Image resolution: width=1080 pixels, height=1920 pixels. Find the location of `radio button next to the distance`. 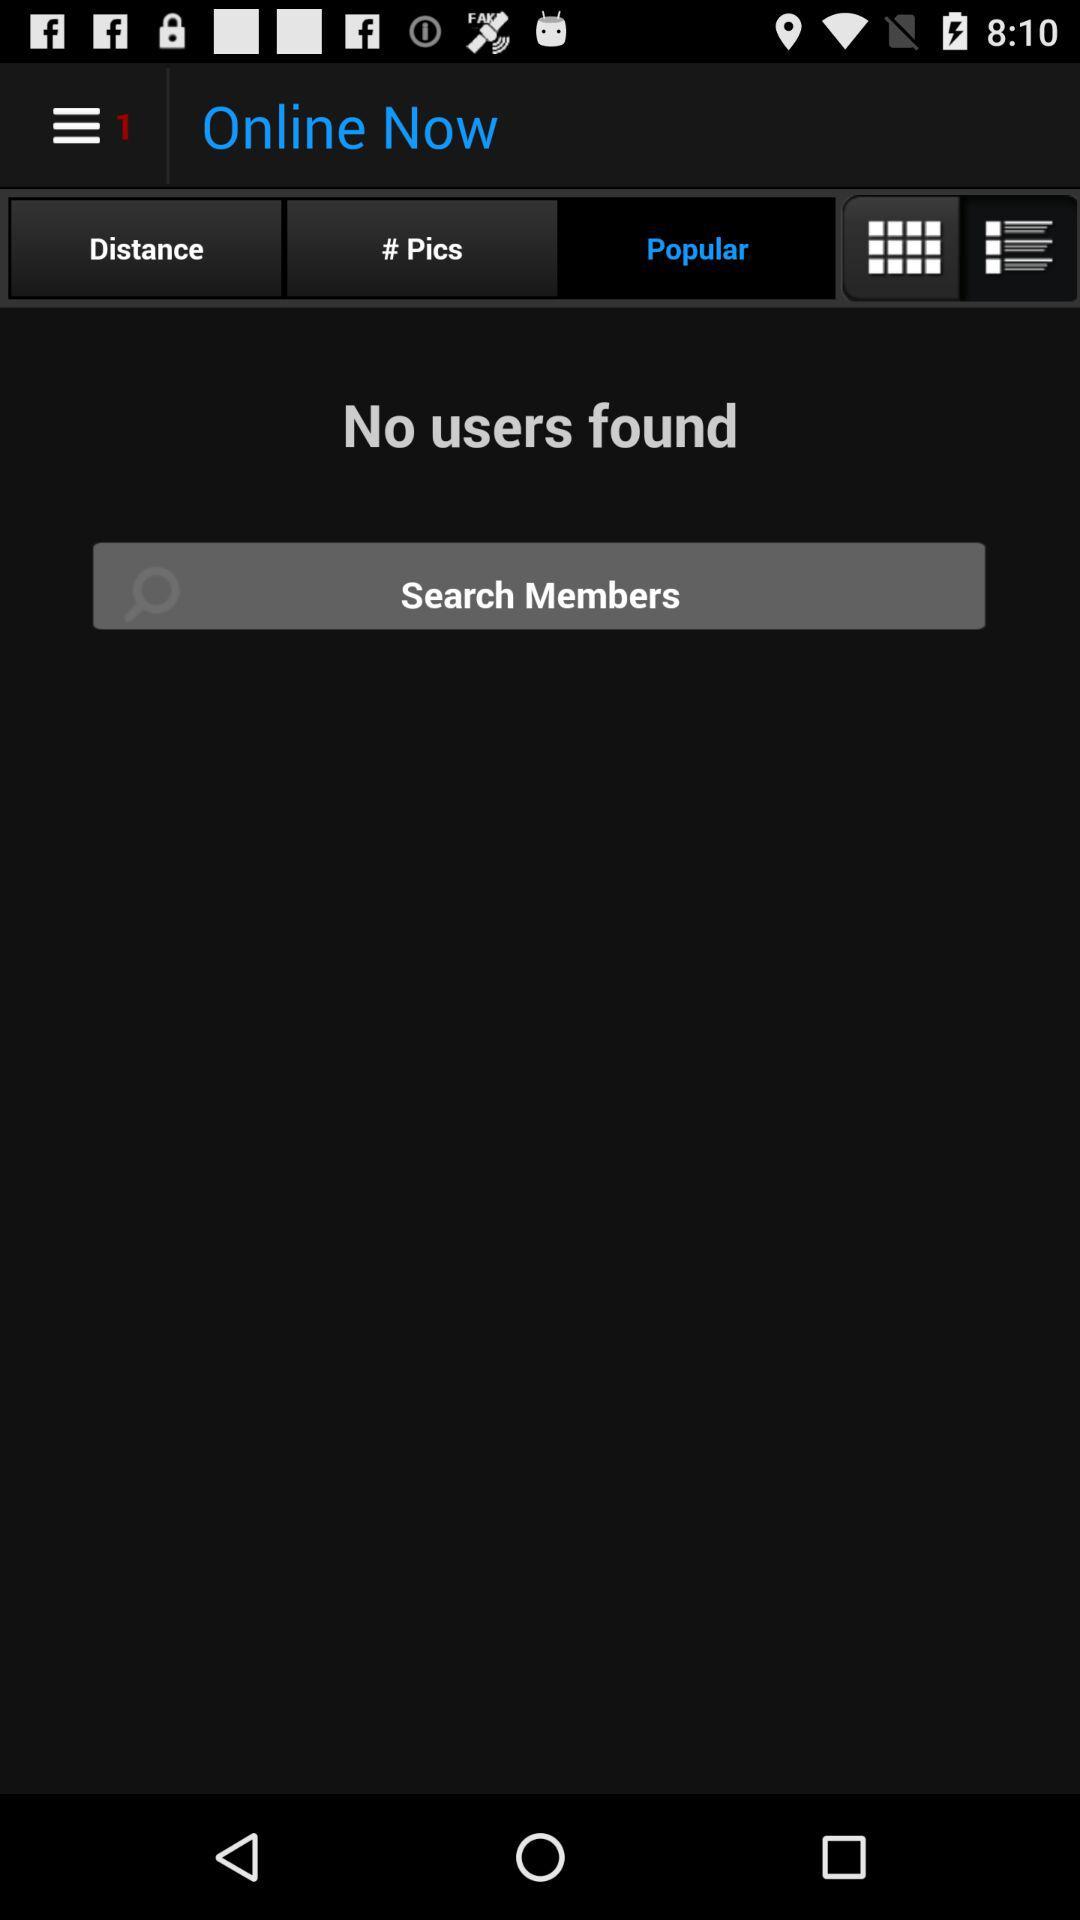

radio button next to the distance is located at coordinates (421, 247).